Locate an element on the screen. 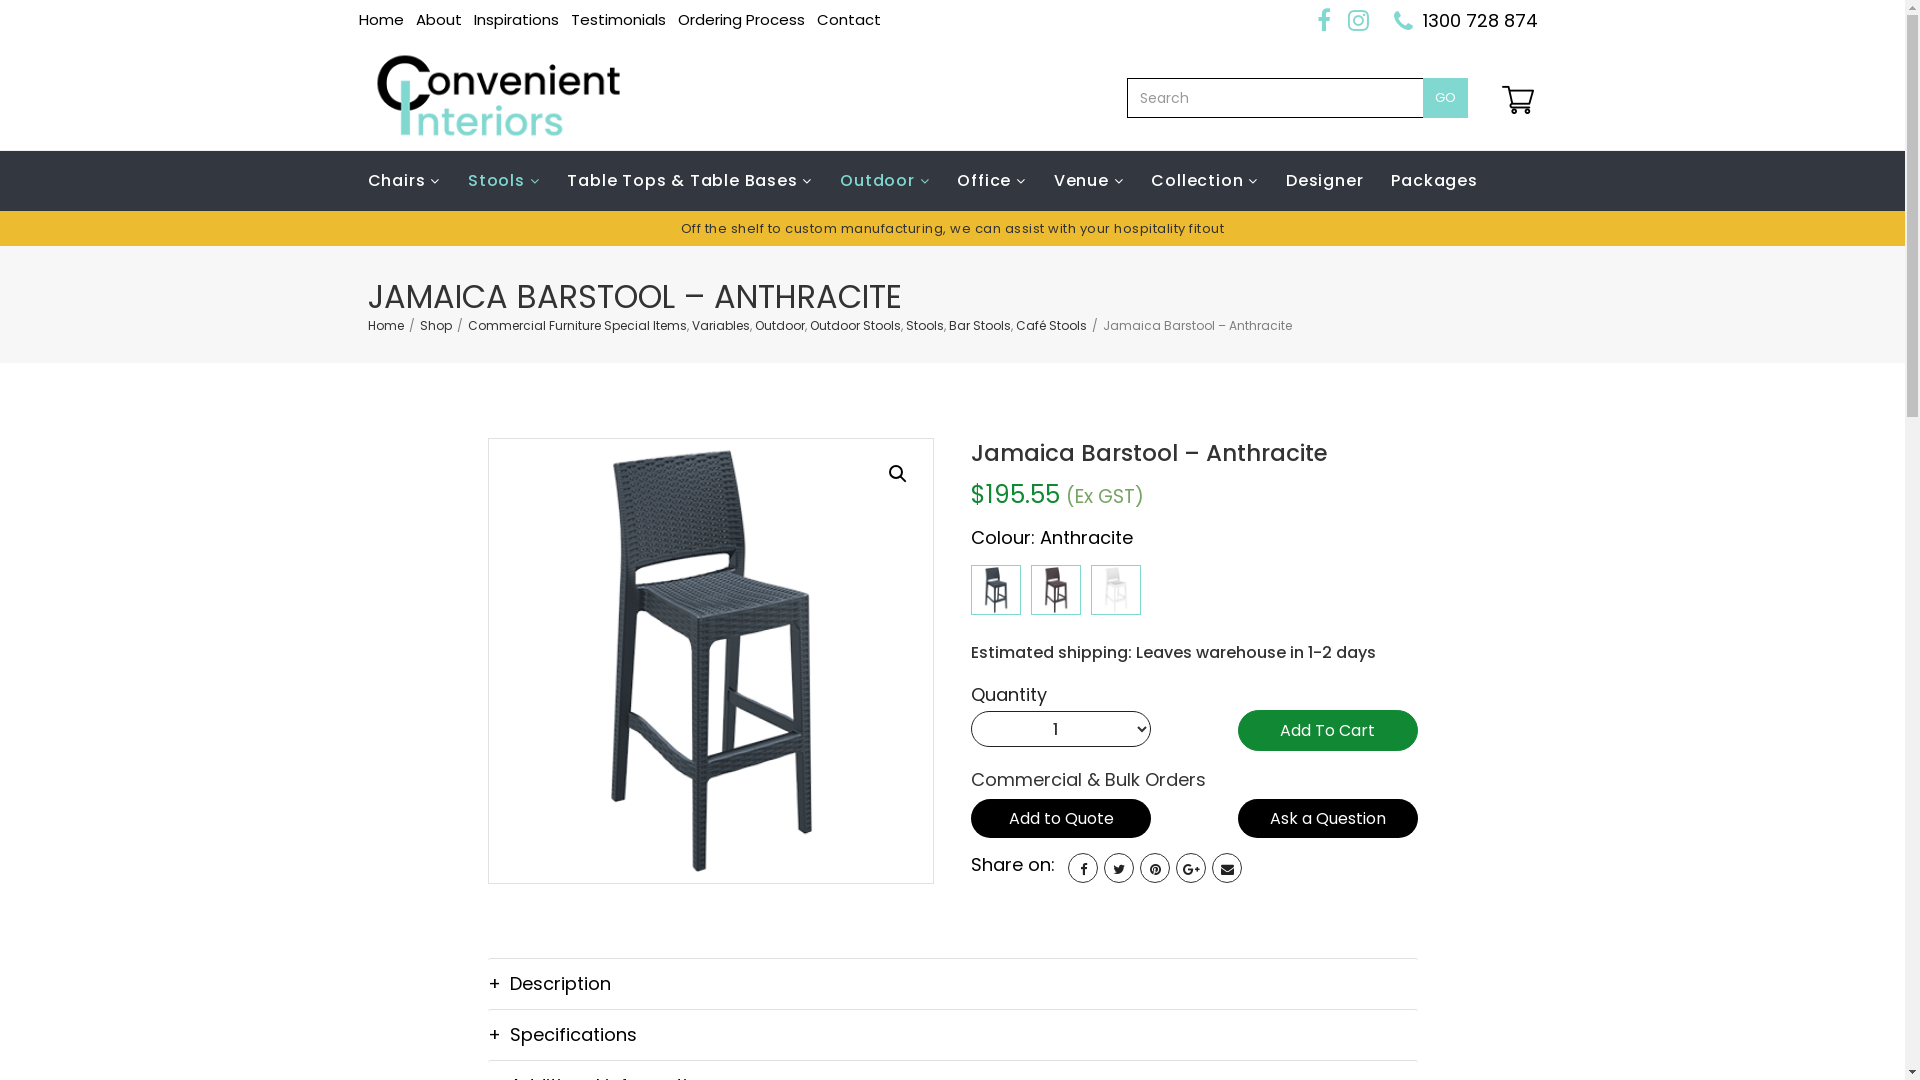  'About' is located at coordinates (437, 19).